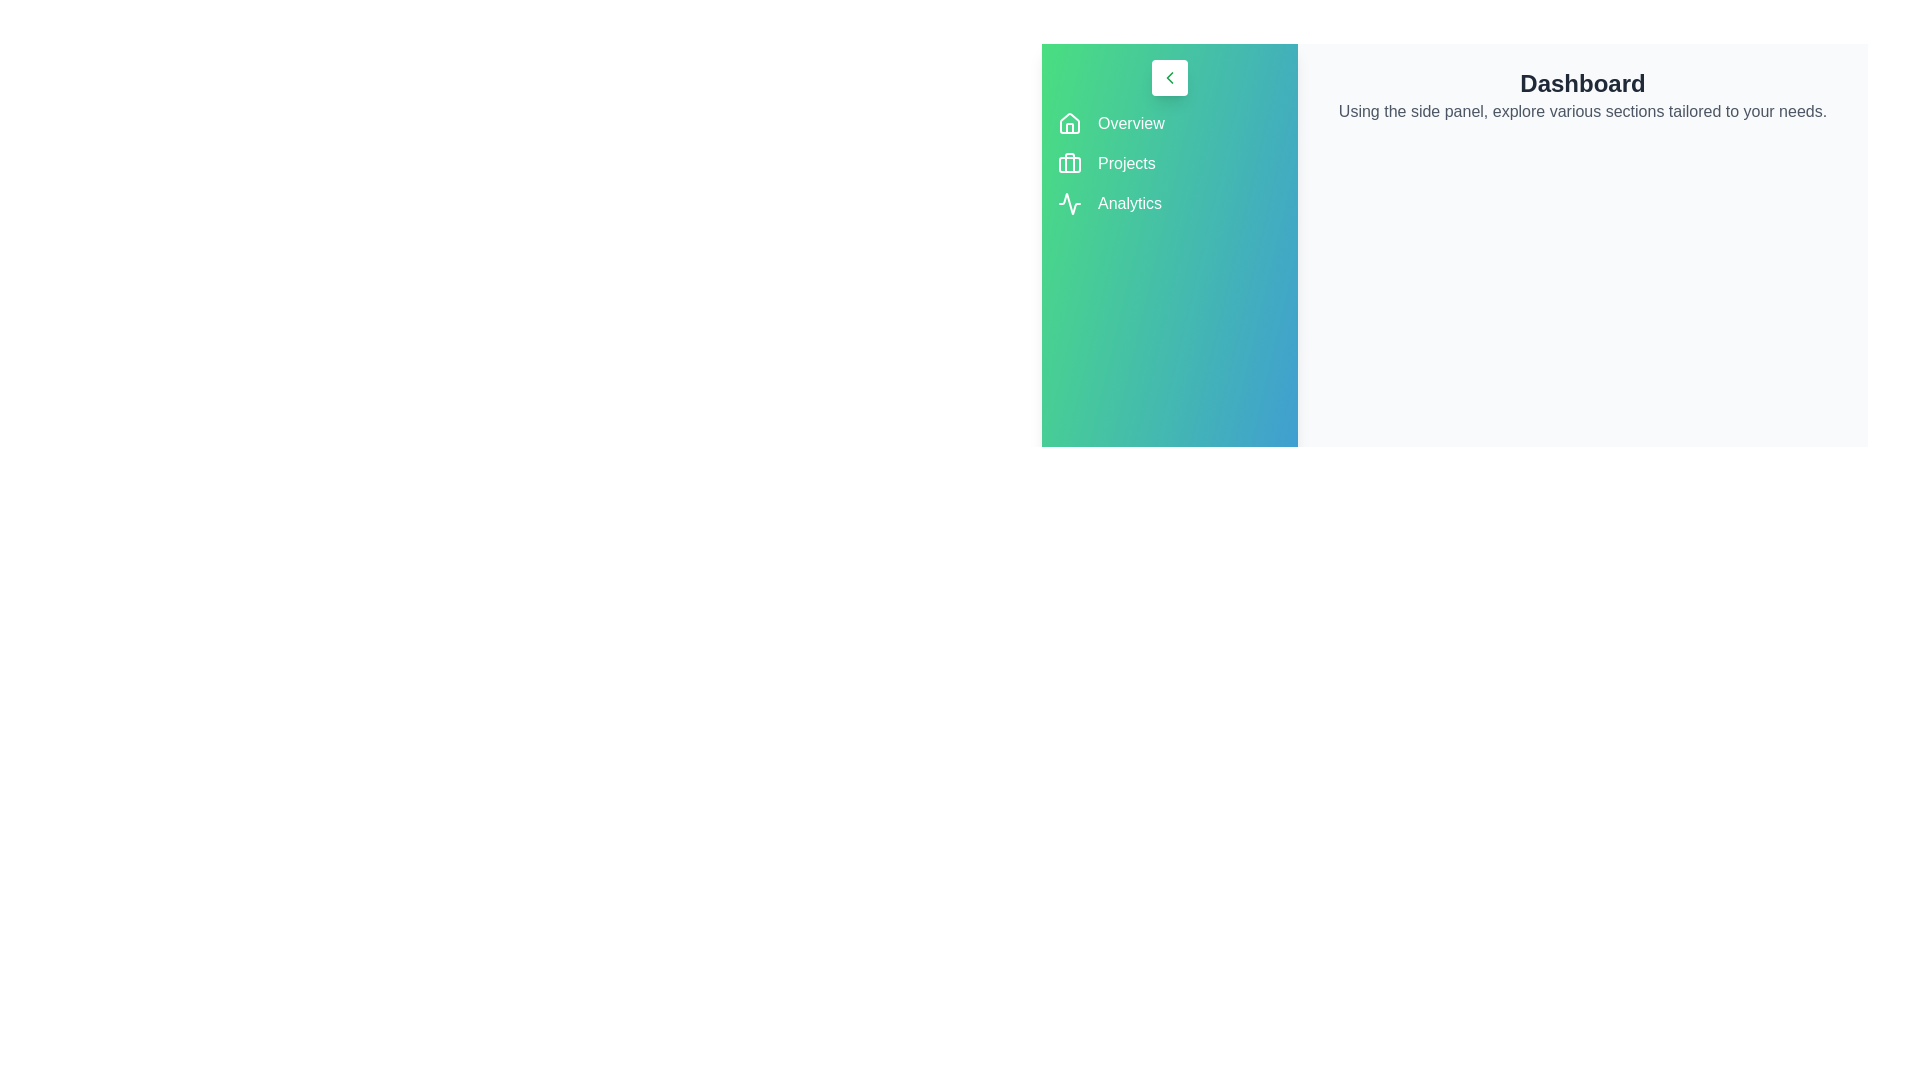  What do you see at coordinates (1129, 204) in the screenshot?
I see `the menu item Analytics to navigate to the corresponding section` at bounding box center [1129, 204].